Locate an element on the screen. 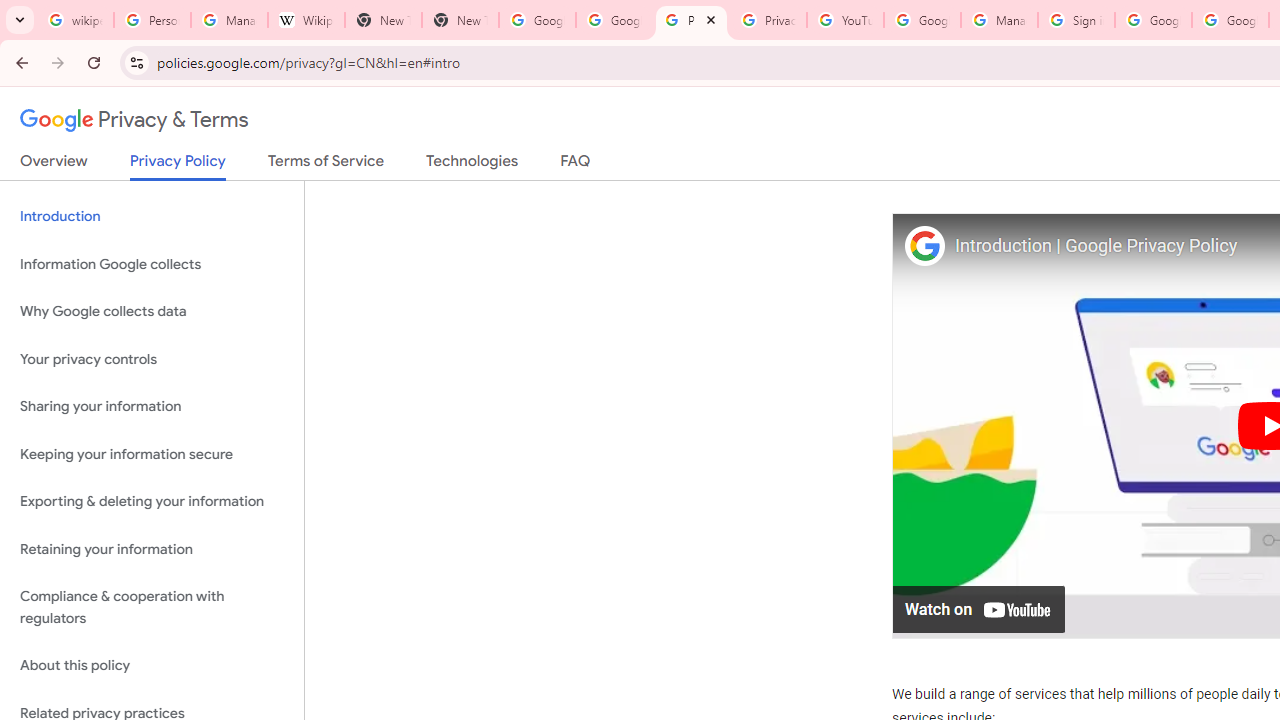 The width and height of the screenshot is (1280, 720). 'Compliance & cooperation with regulators' is located at coordinates (151, 607).